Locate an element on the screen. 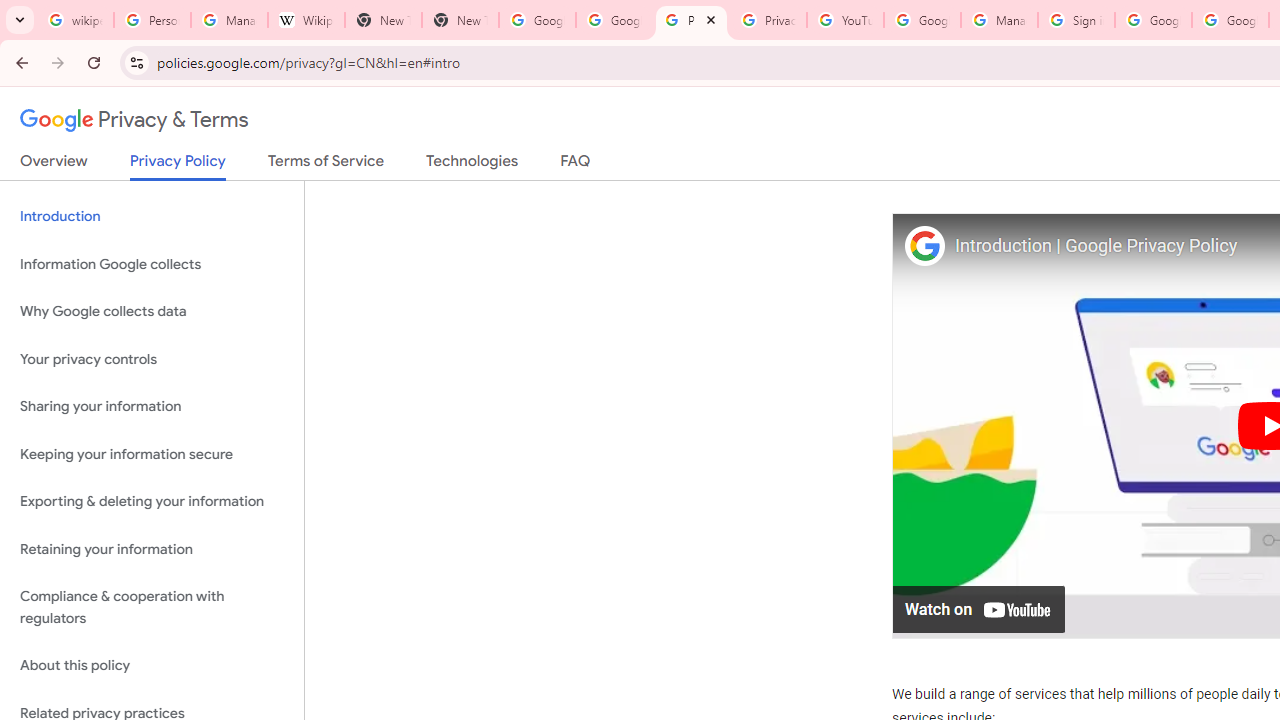 The width and height of the screenshot is (1280, 720). 'Compliance & cooperation with regulators' is located at coordinates (151, 607).